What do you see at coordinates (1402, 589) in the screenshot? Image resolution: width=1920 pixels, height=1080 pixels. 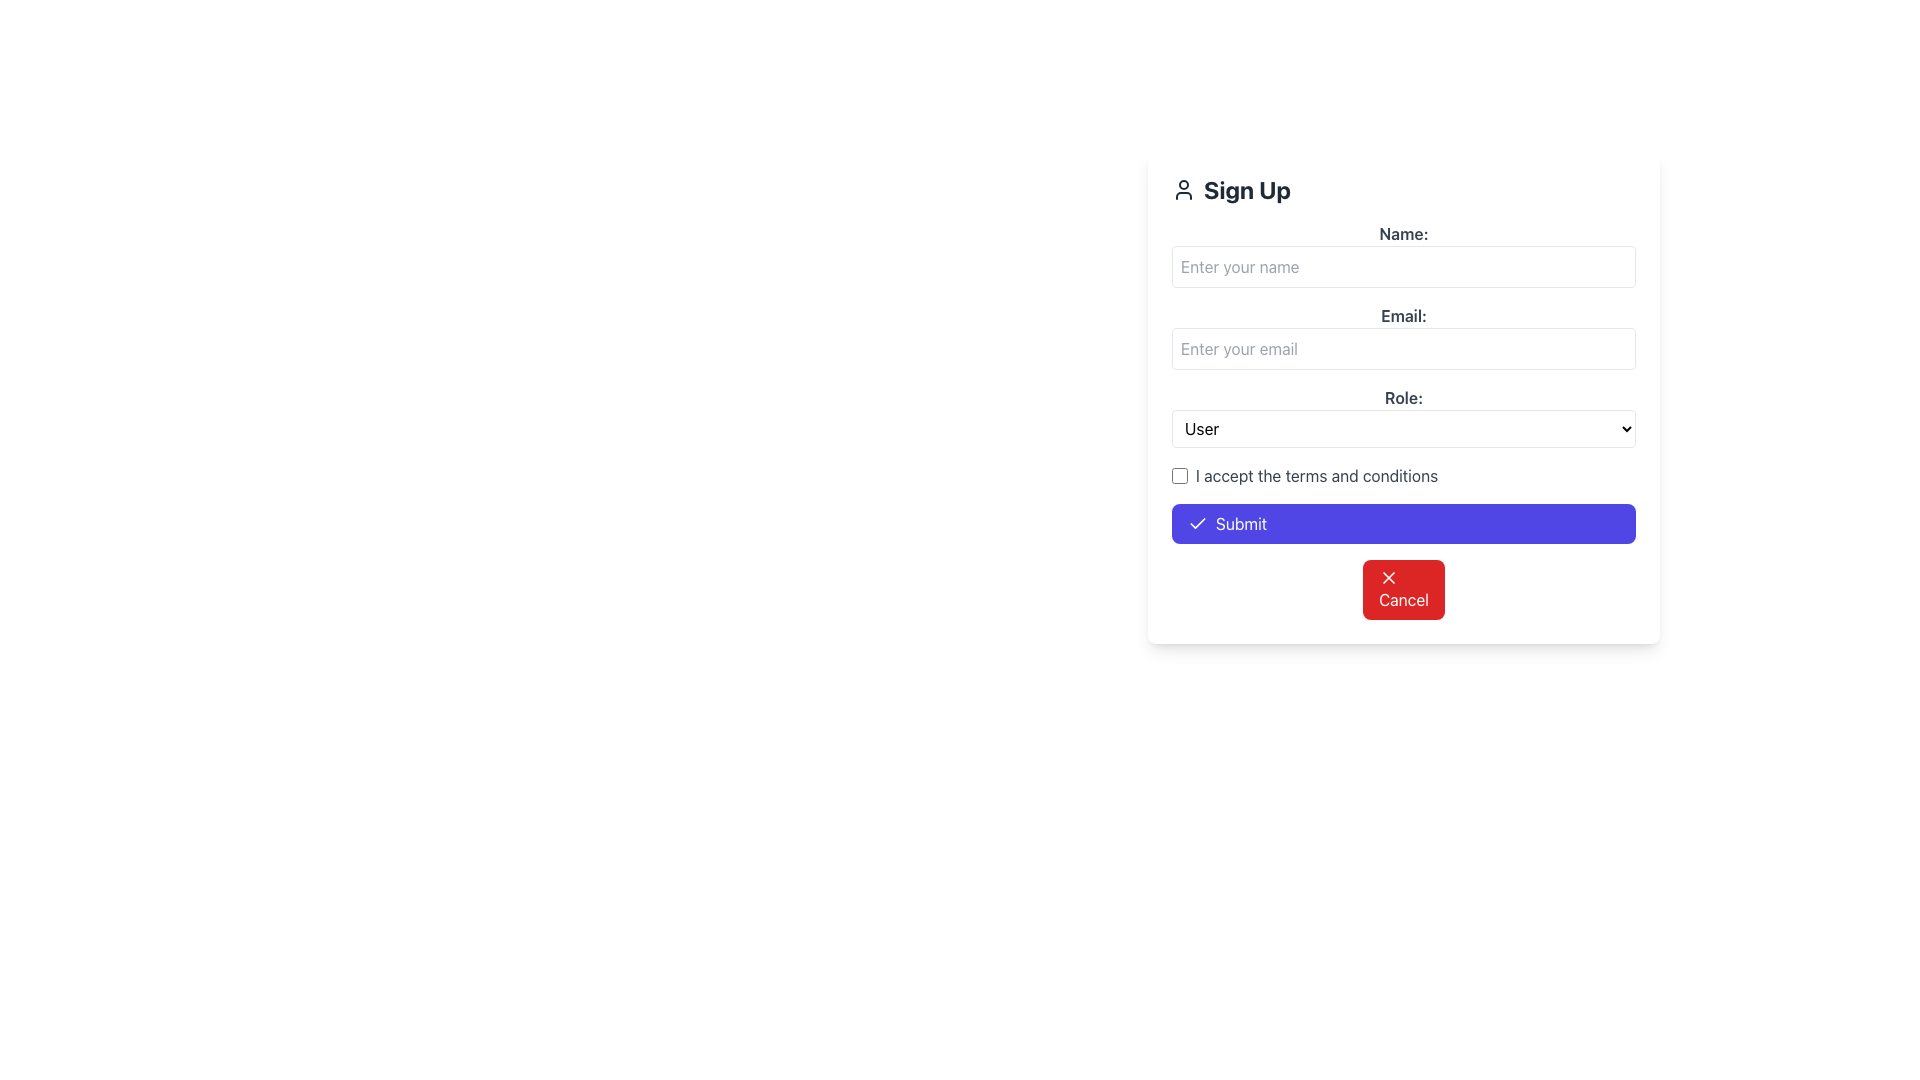 I see `the 'Cancel' button with a bright red background and white text` at bounding box center [1402, 589].